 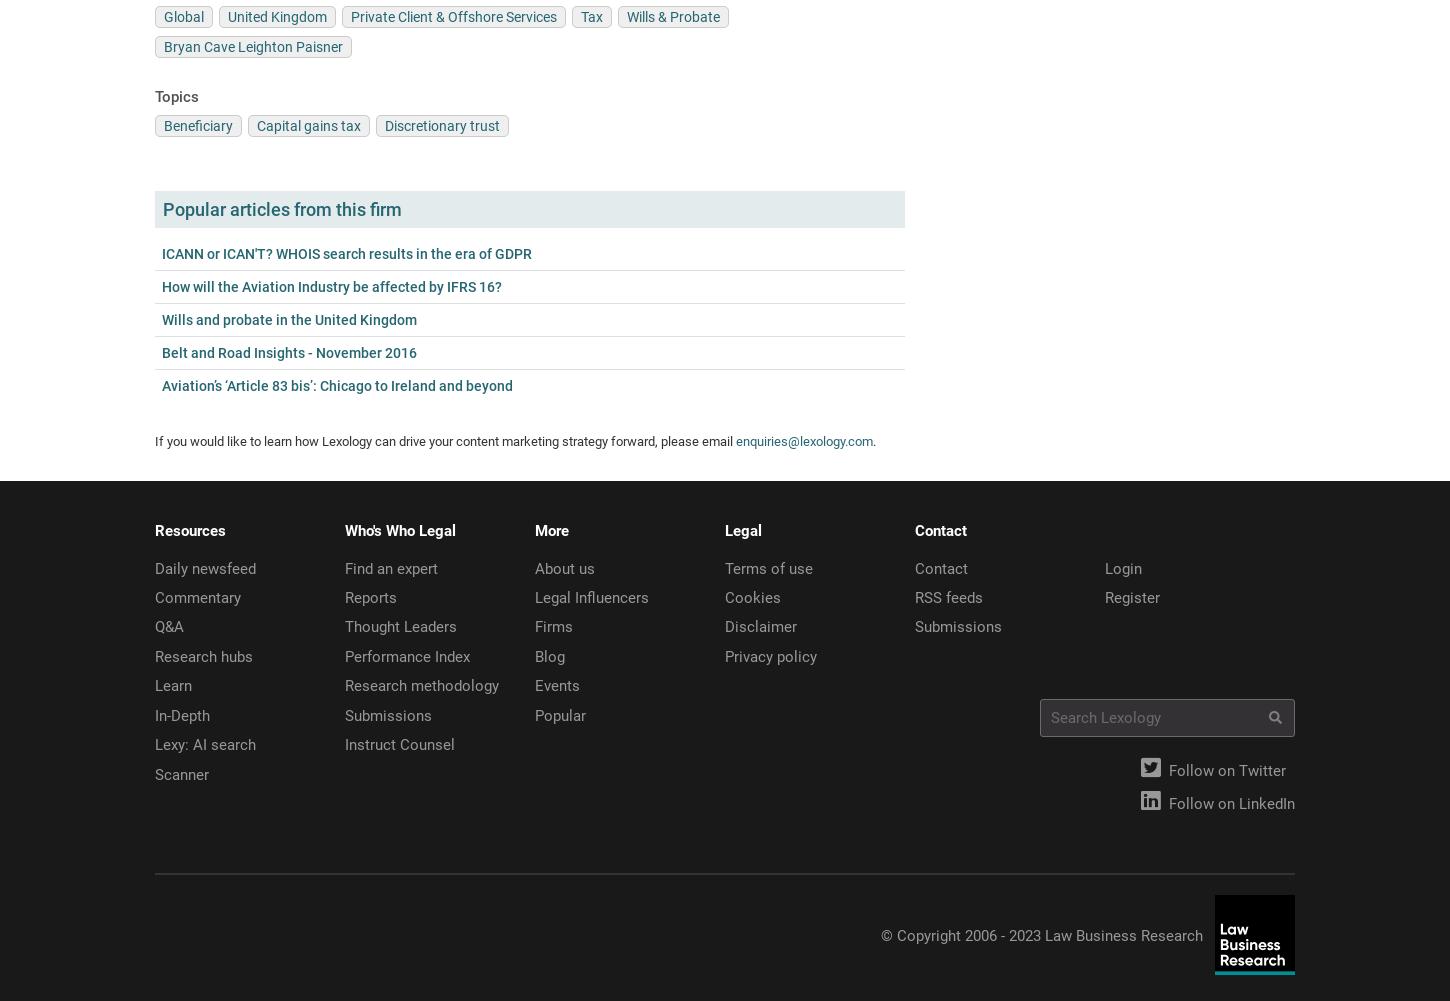 I want to click on 'If you would like to learn how Lexology can drive your content marketing strategy forward, please email', so click(x=444, y=440).